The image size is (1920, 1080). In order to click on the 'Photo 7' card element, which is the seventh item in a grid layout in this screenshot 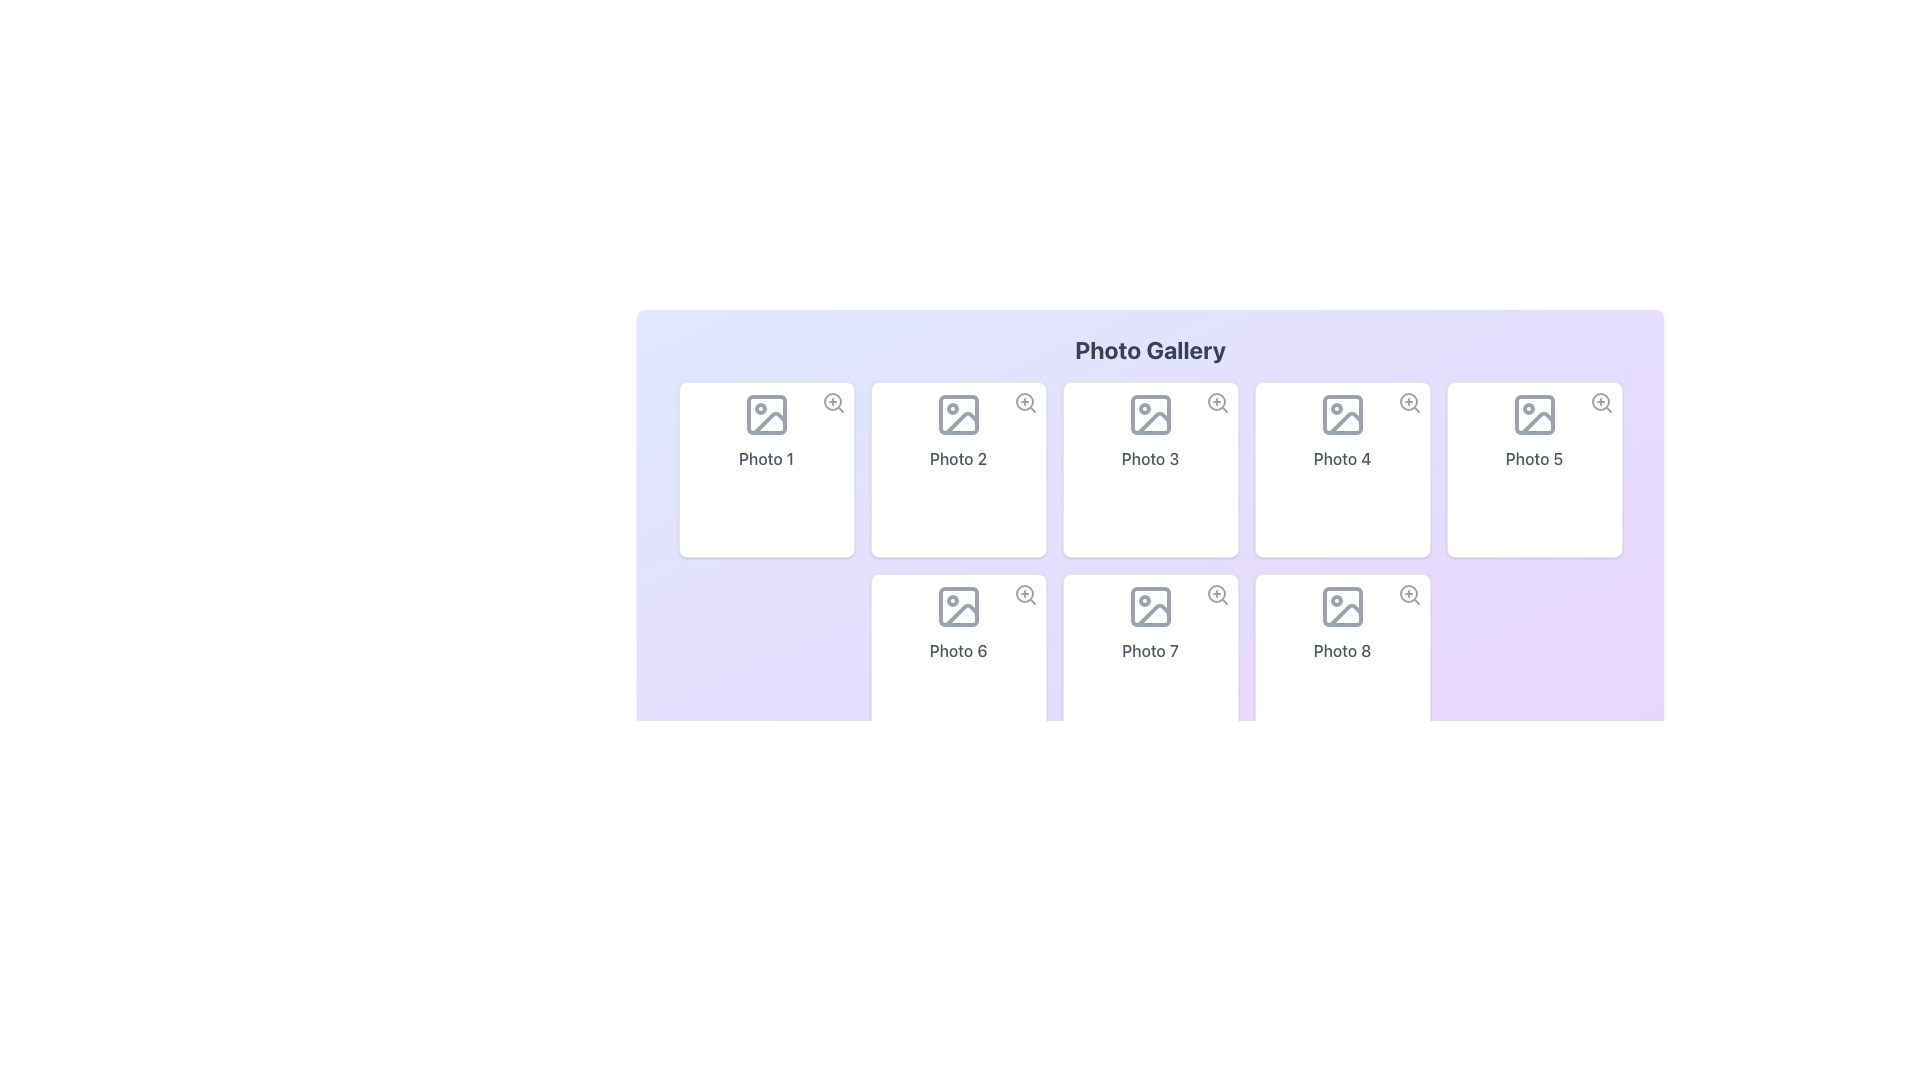, I will do `click(1150, 662)`.